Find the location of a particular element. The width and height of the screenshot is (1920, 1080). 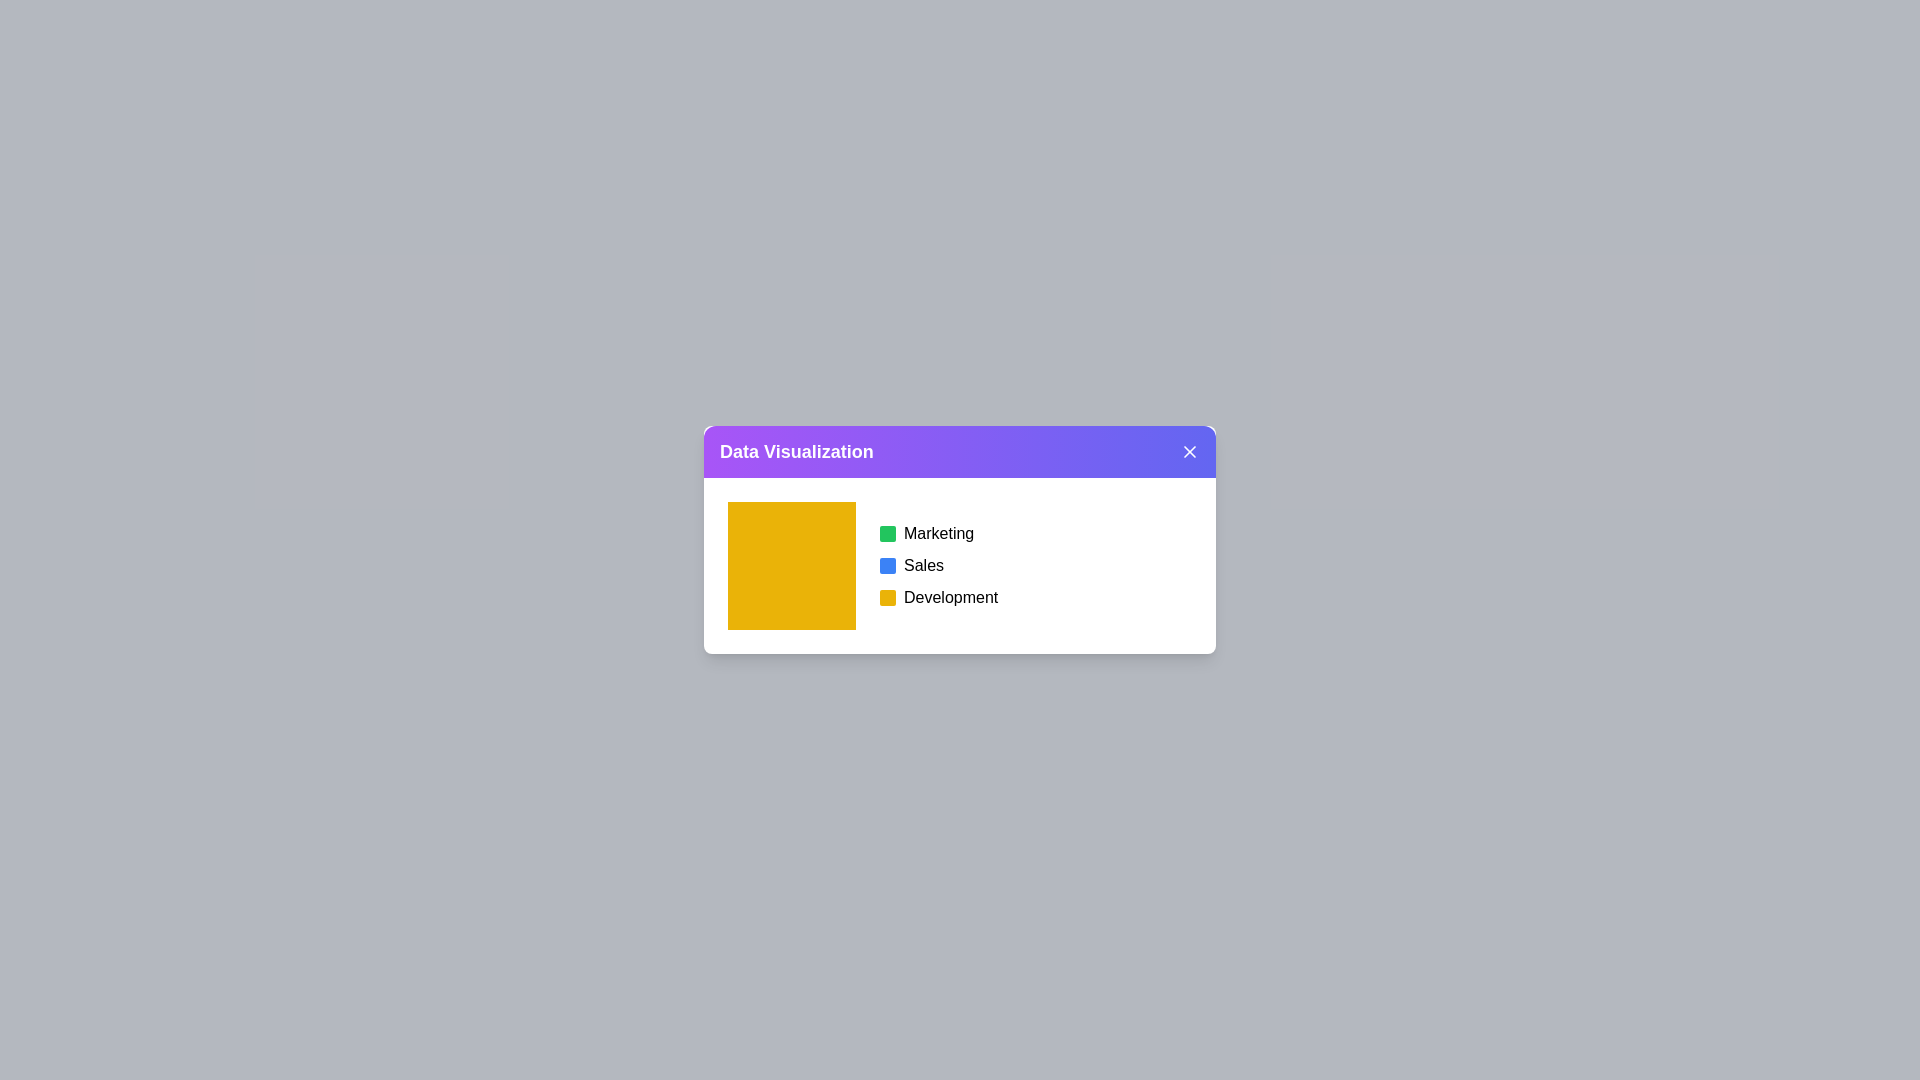

the close button to close the dialog is located at coordinates (1190, 451).